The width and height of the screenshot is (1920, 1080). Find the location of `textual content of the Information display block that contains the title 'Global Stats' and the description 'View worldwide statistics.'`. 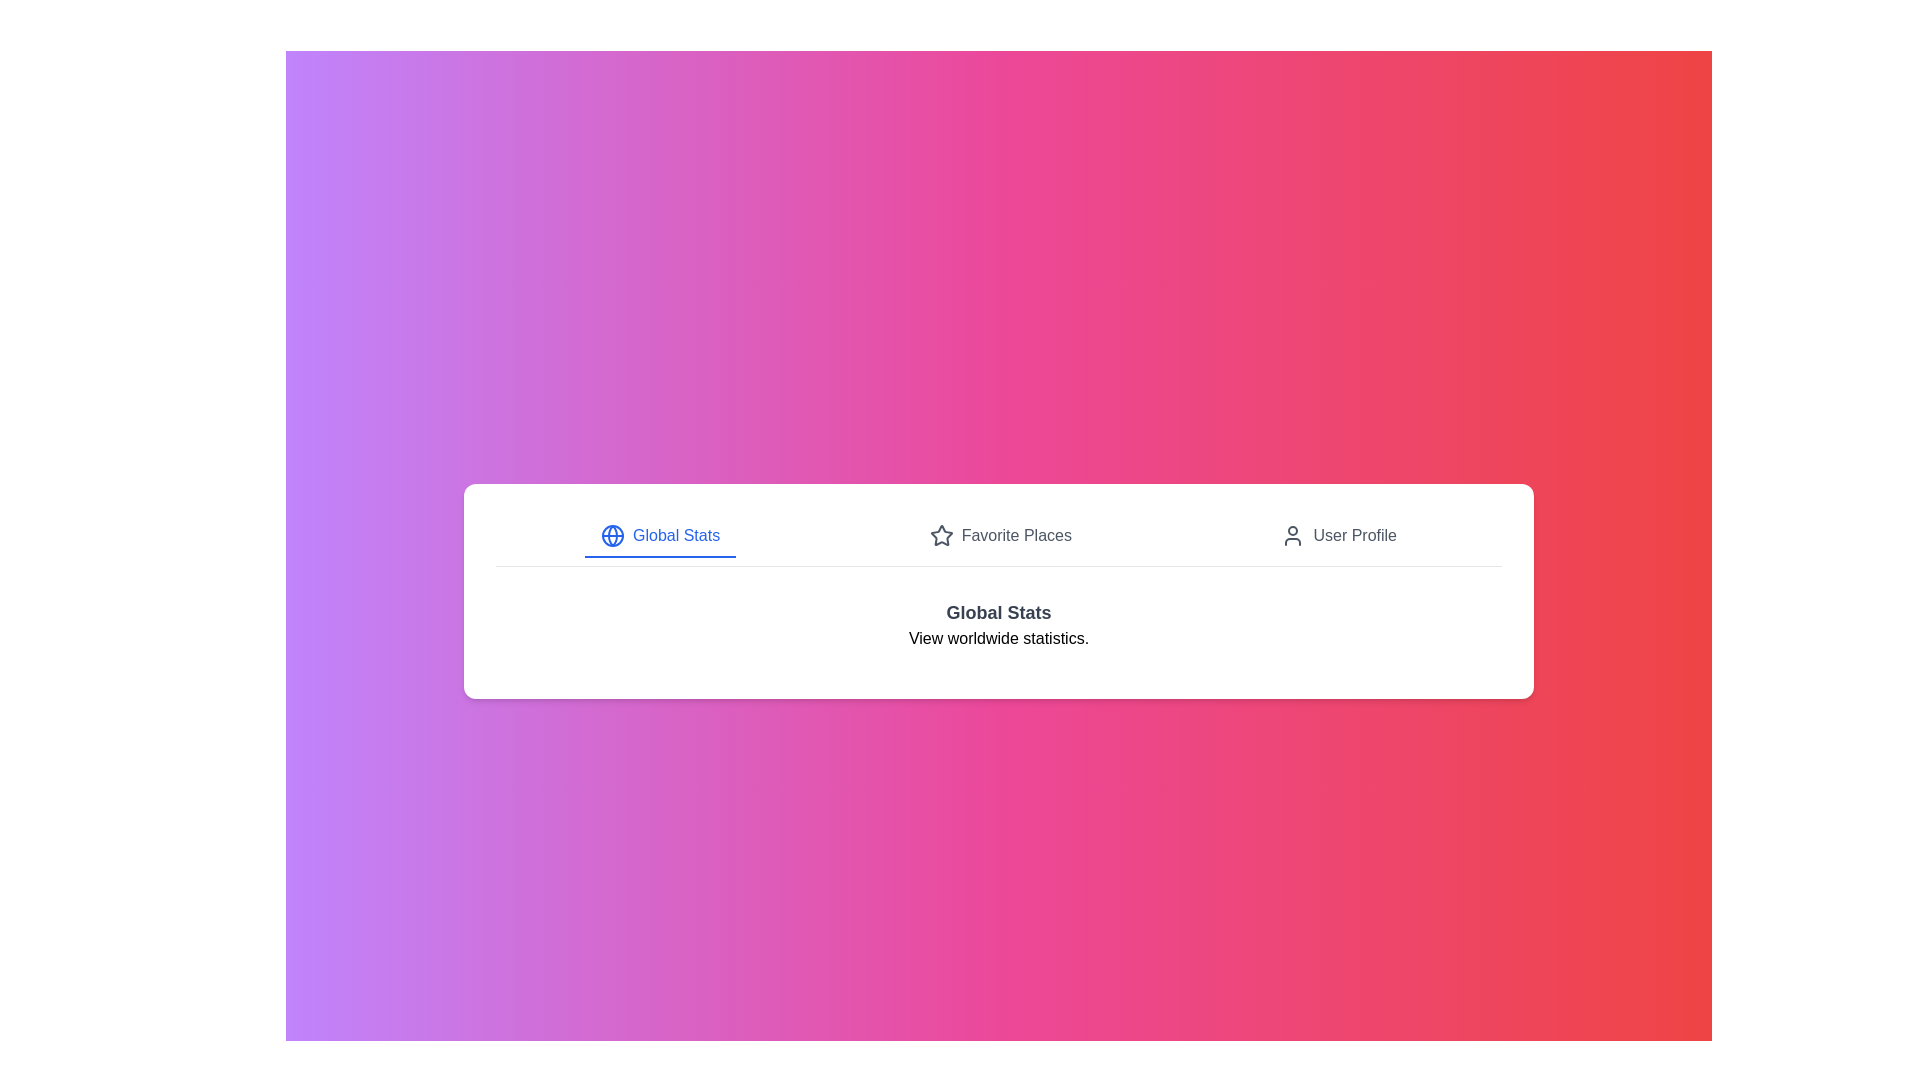

textual content of the Information display block that contains the title 'Global Stats' and the description 'View worldwide statistics.' is located at coordinates (998, 623).